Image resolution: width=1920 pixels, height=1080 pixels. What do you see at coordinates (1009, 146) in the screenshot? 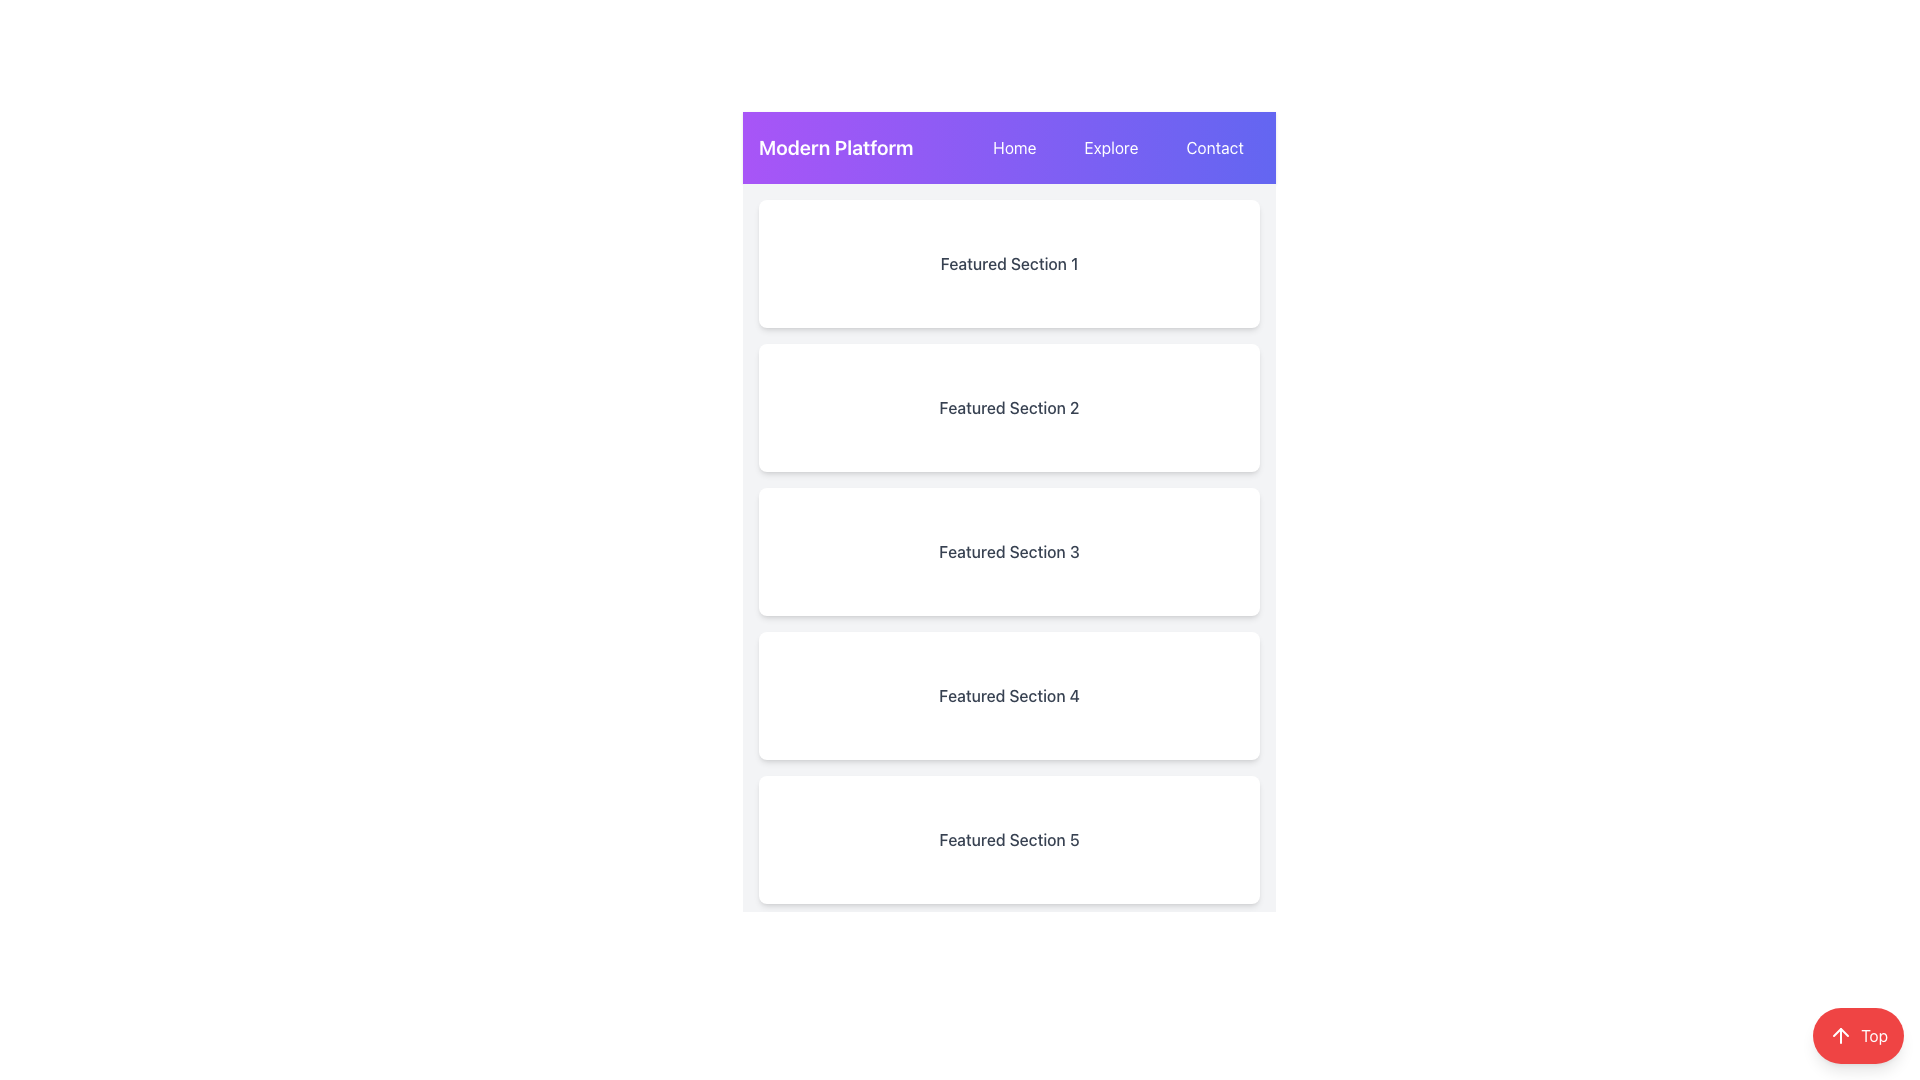
I see `the 'Home' link on the navigation bar, which is styled with a gradient background and contains the text 'Modern Platform' on the left and links on the right` at bounding box center [1009, 146].